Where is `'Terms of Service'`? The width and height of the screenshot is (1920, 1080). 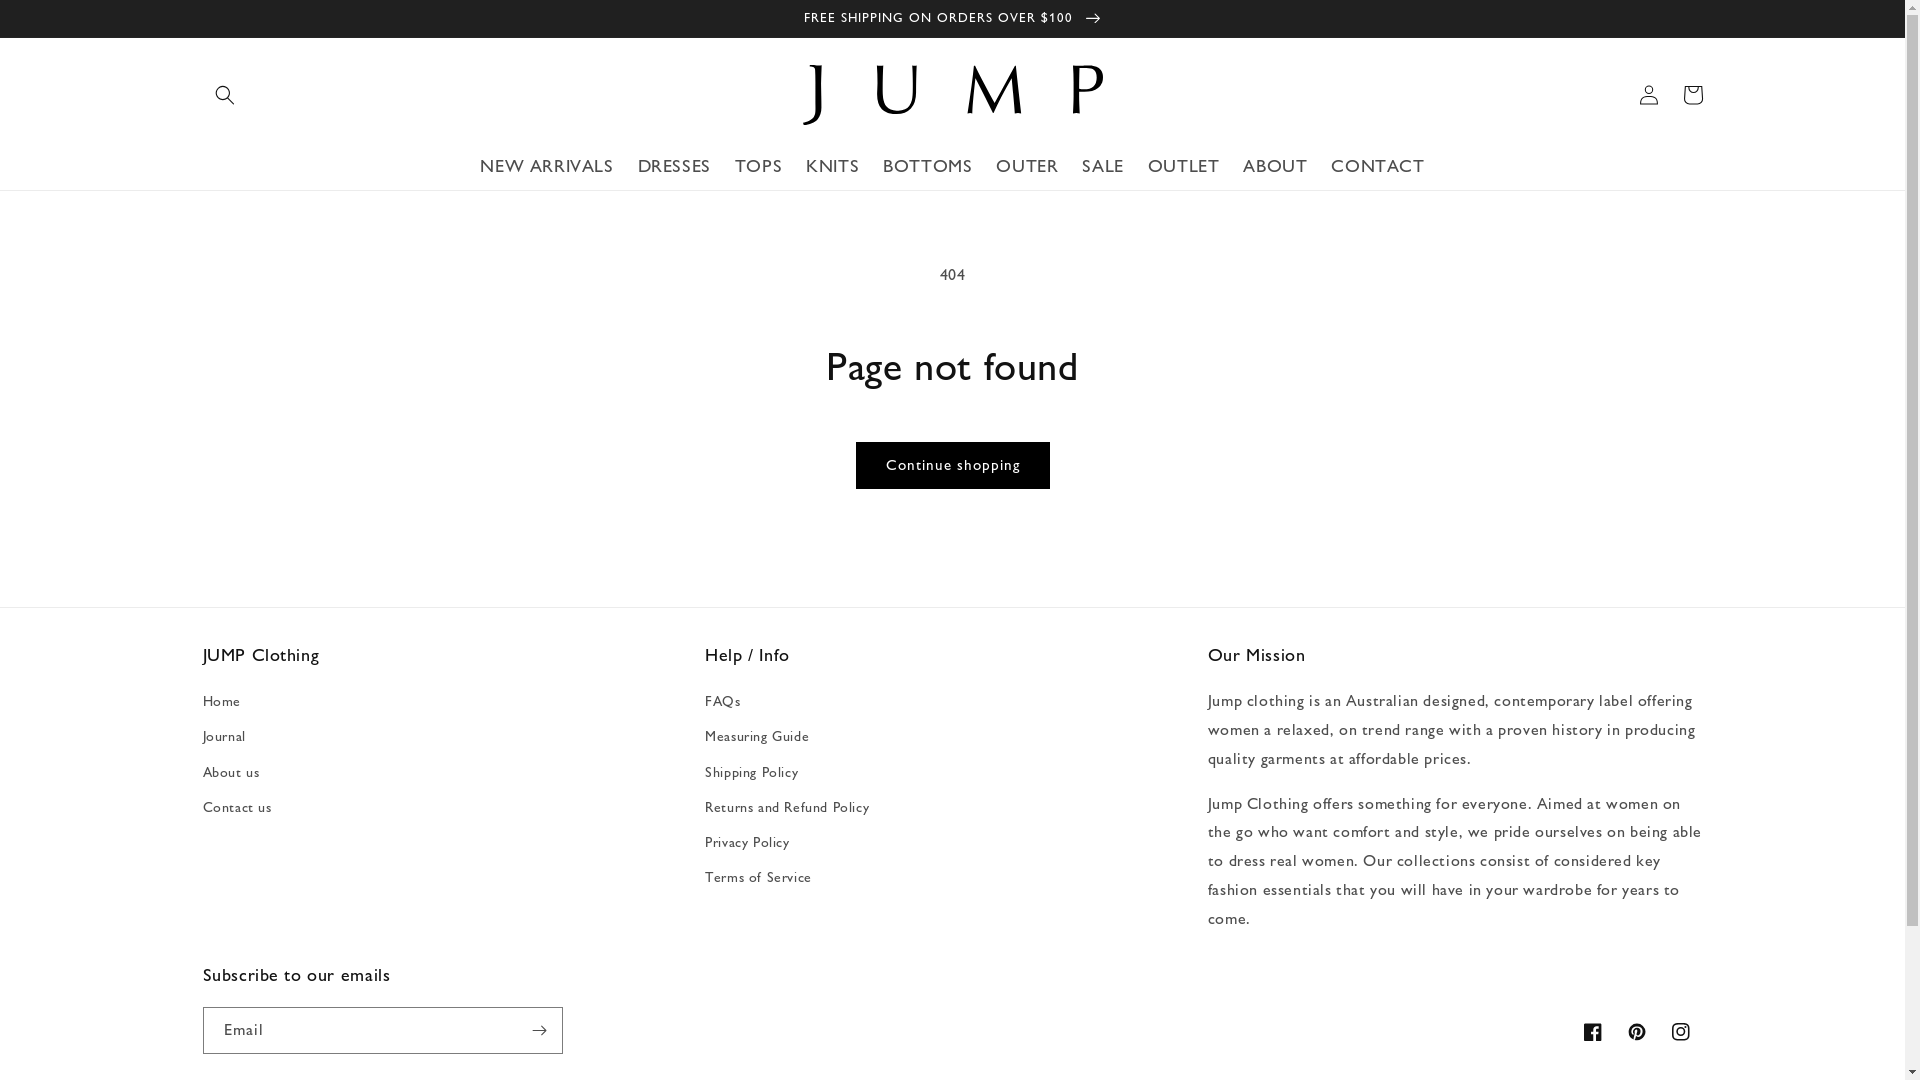 'Terms of Service' is located at coordinates (757, 876).